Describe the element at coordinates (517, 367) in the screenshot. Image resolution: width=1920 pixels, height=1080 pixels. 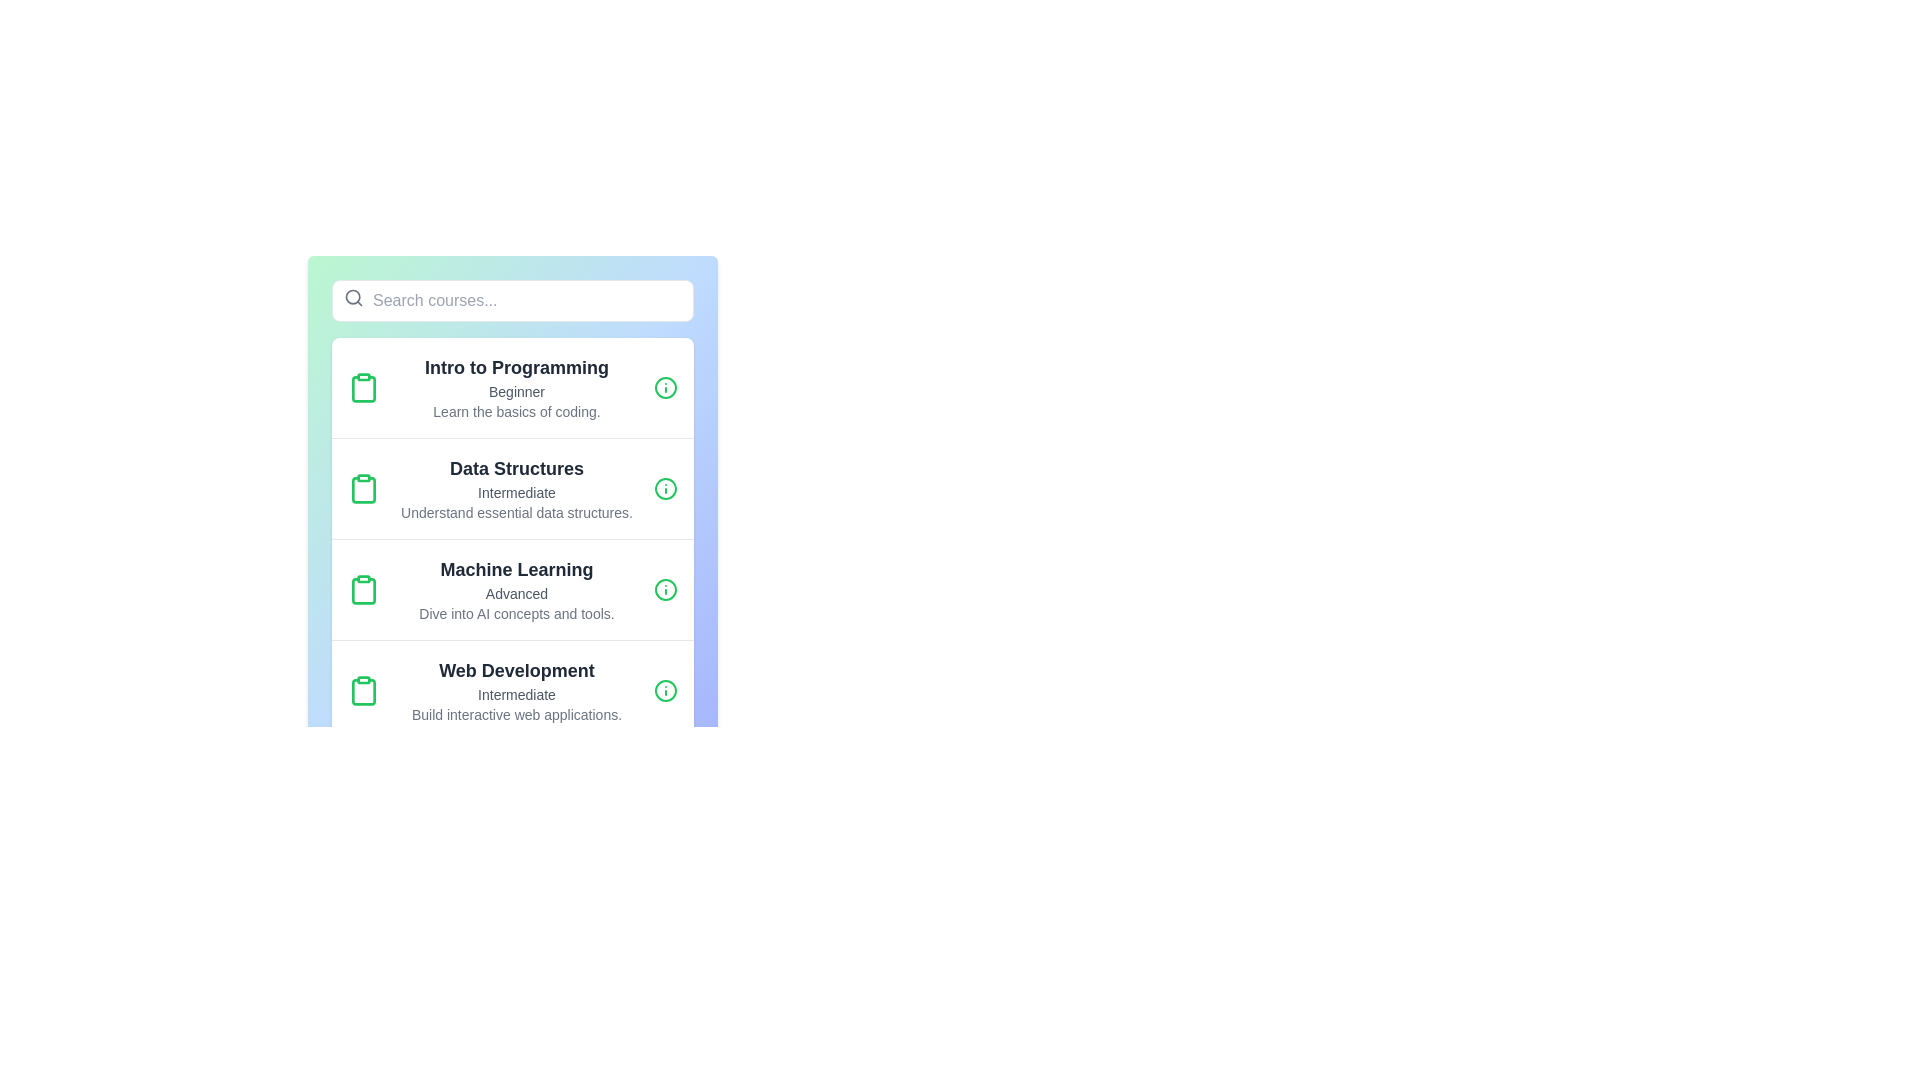
I see `the Text display label, which serves` at that location.